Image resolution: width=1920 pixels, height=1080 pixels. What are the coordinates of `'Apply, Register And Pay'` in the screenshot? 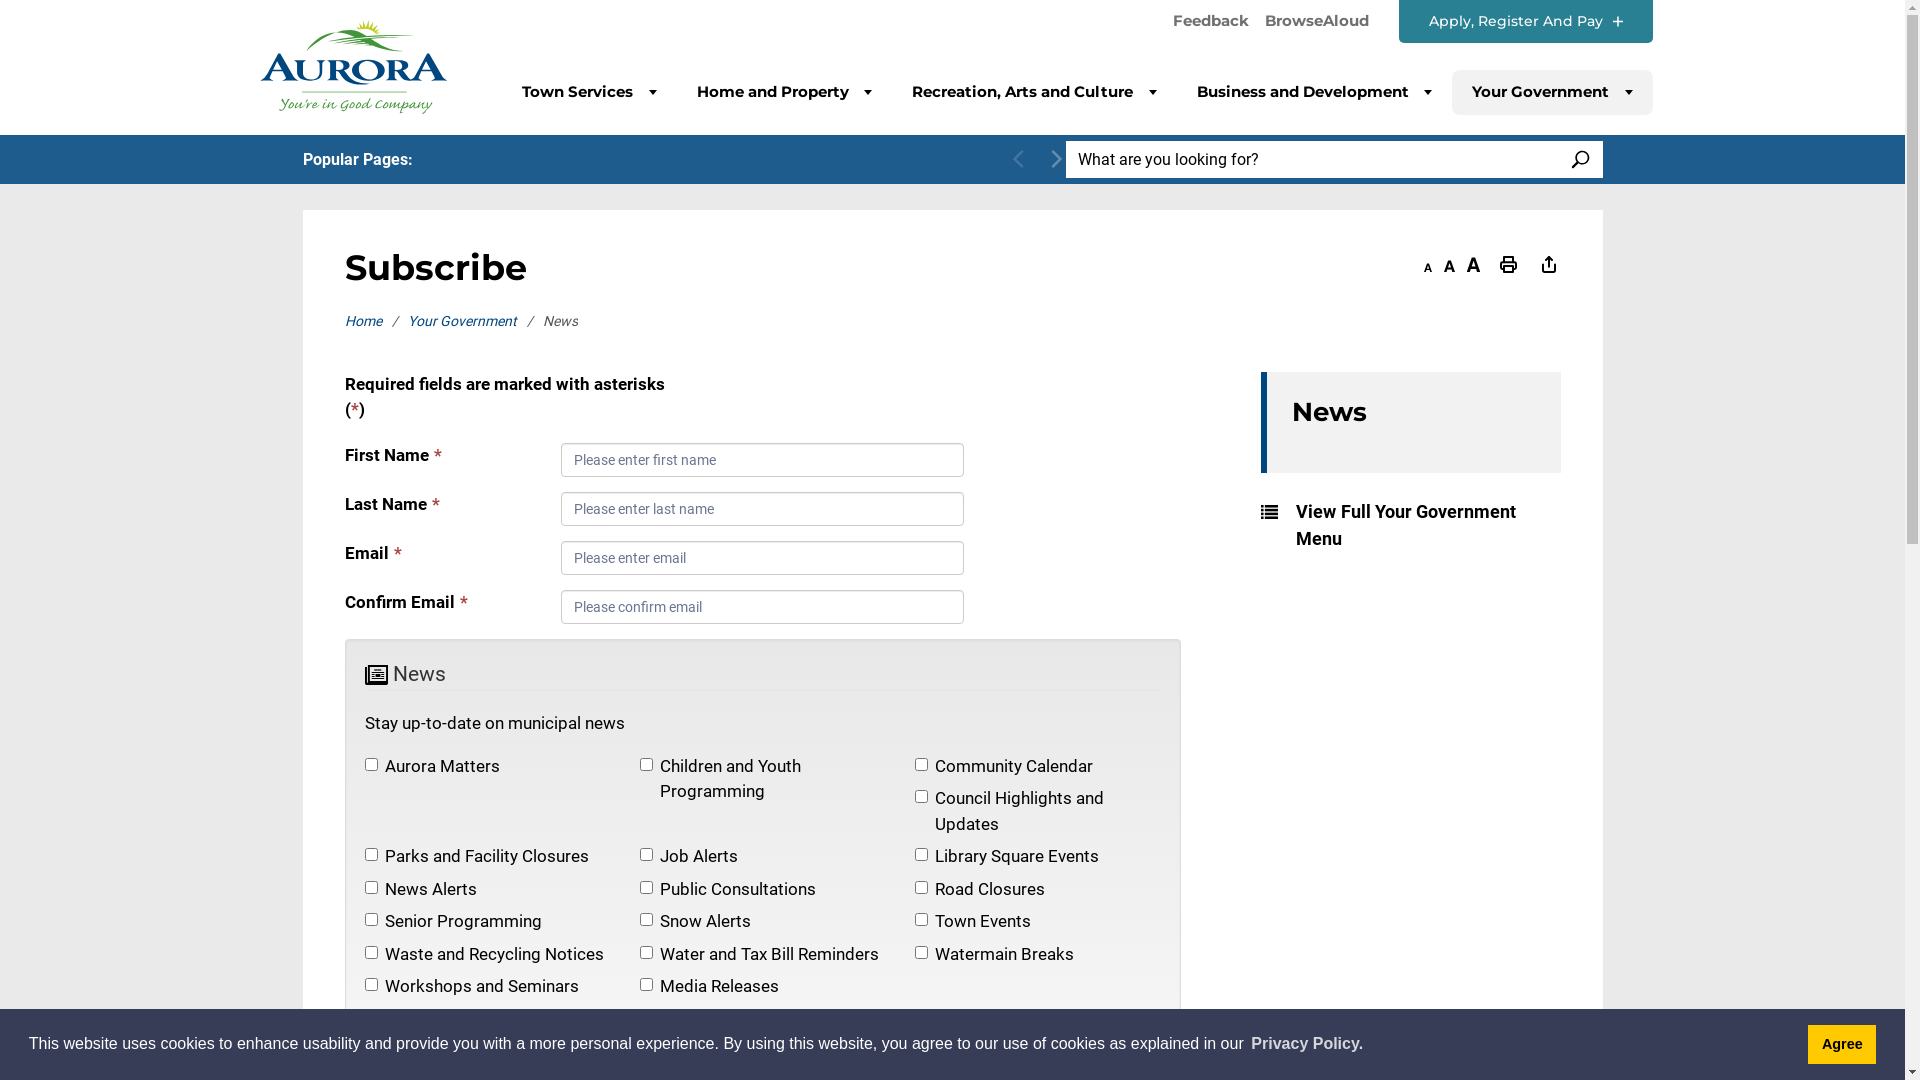 It's located at (1524, 21).